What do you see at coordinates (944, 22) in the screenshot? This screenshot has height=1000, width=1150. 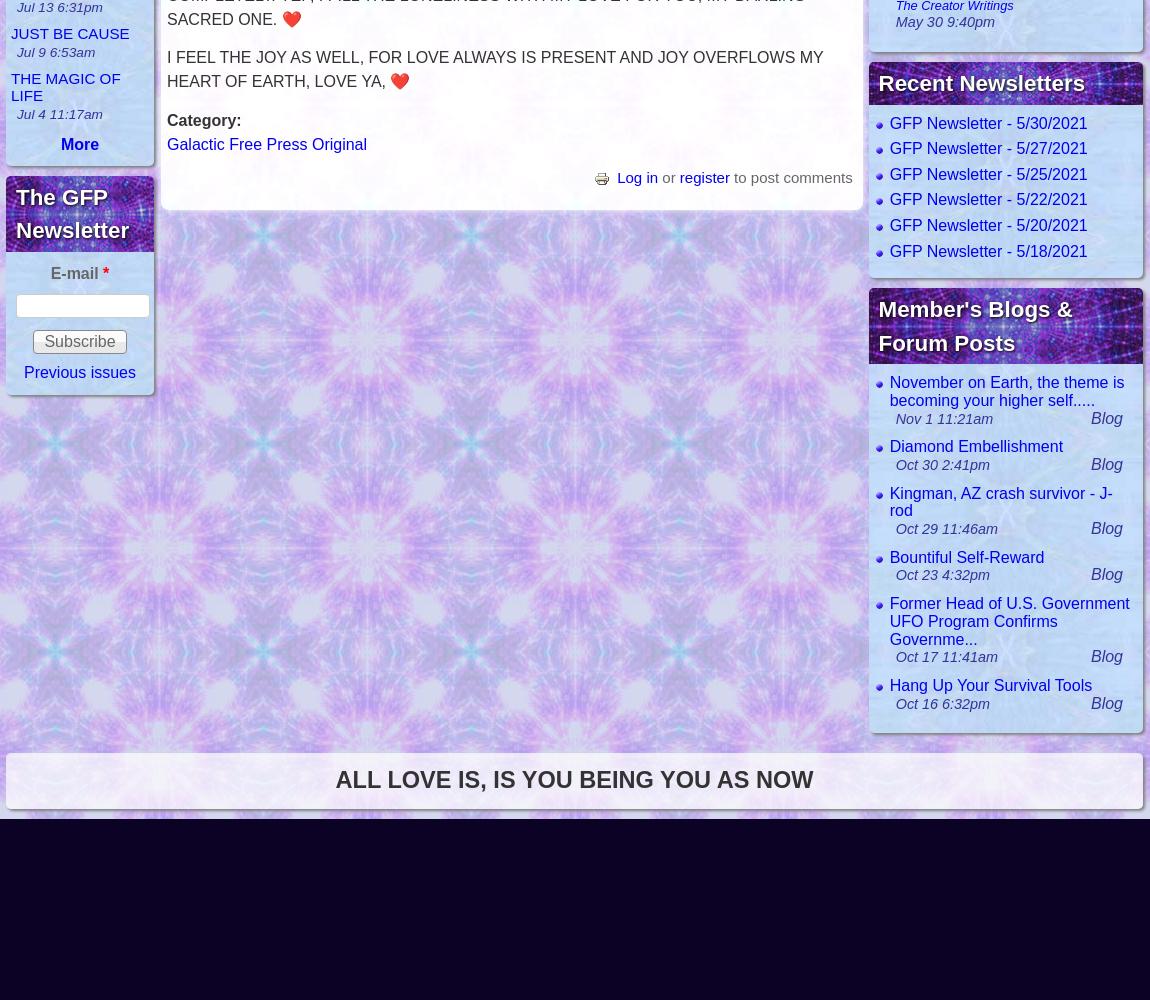 I see `'May 30 9:40pm'` at bounding box center [944, 22].